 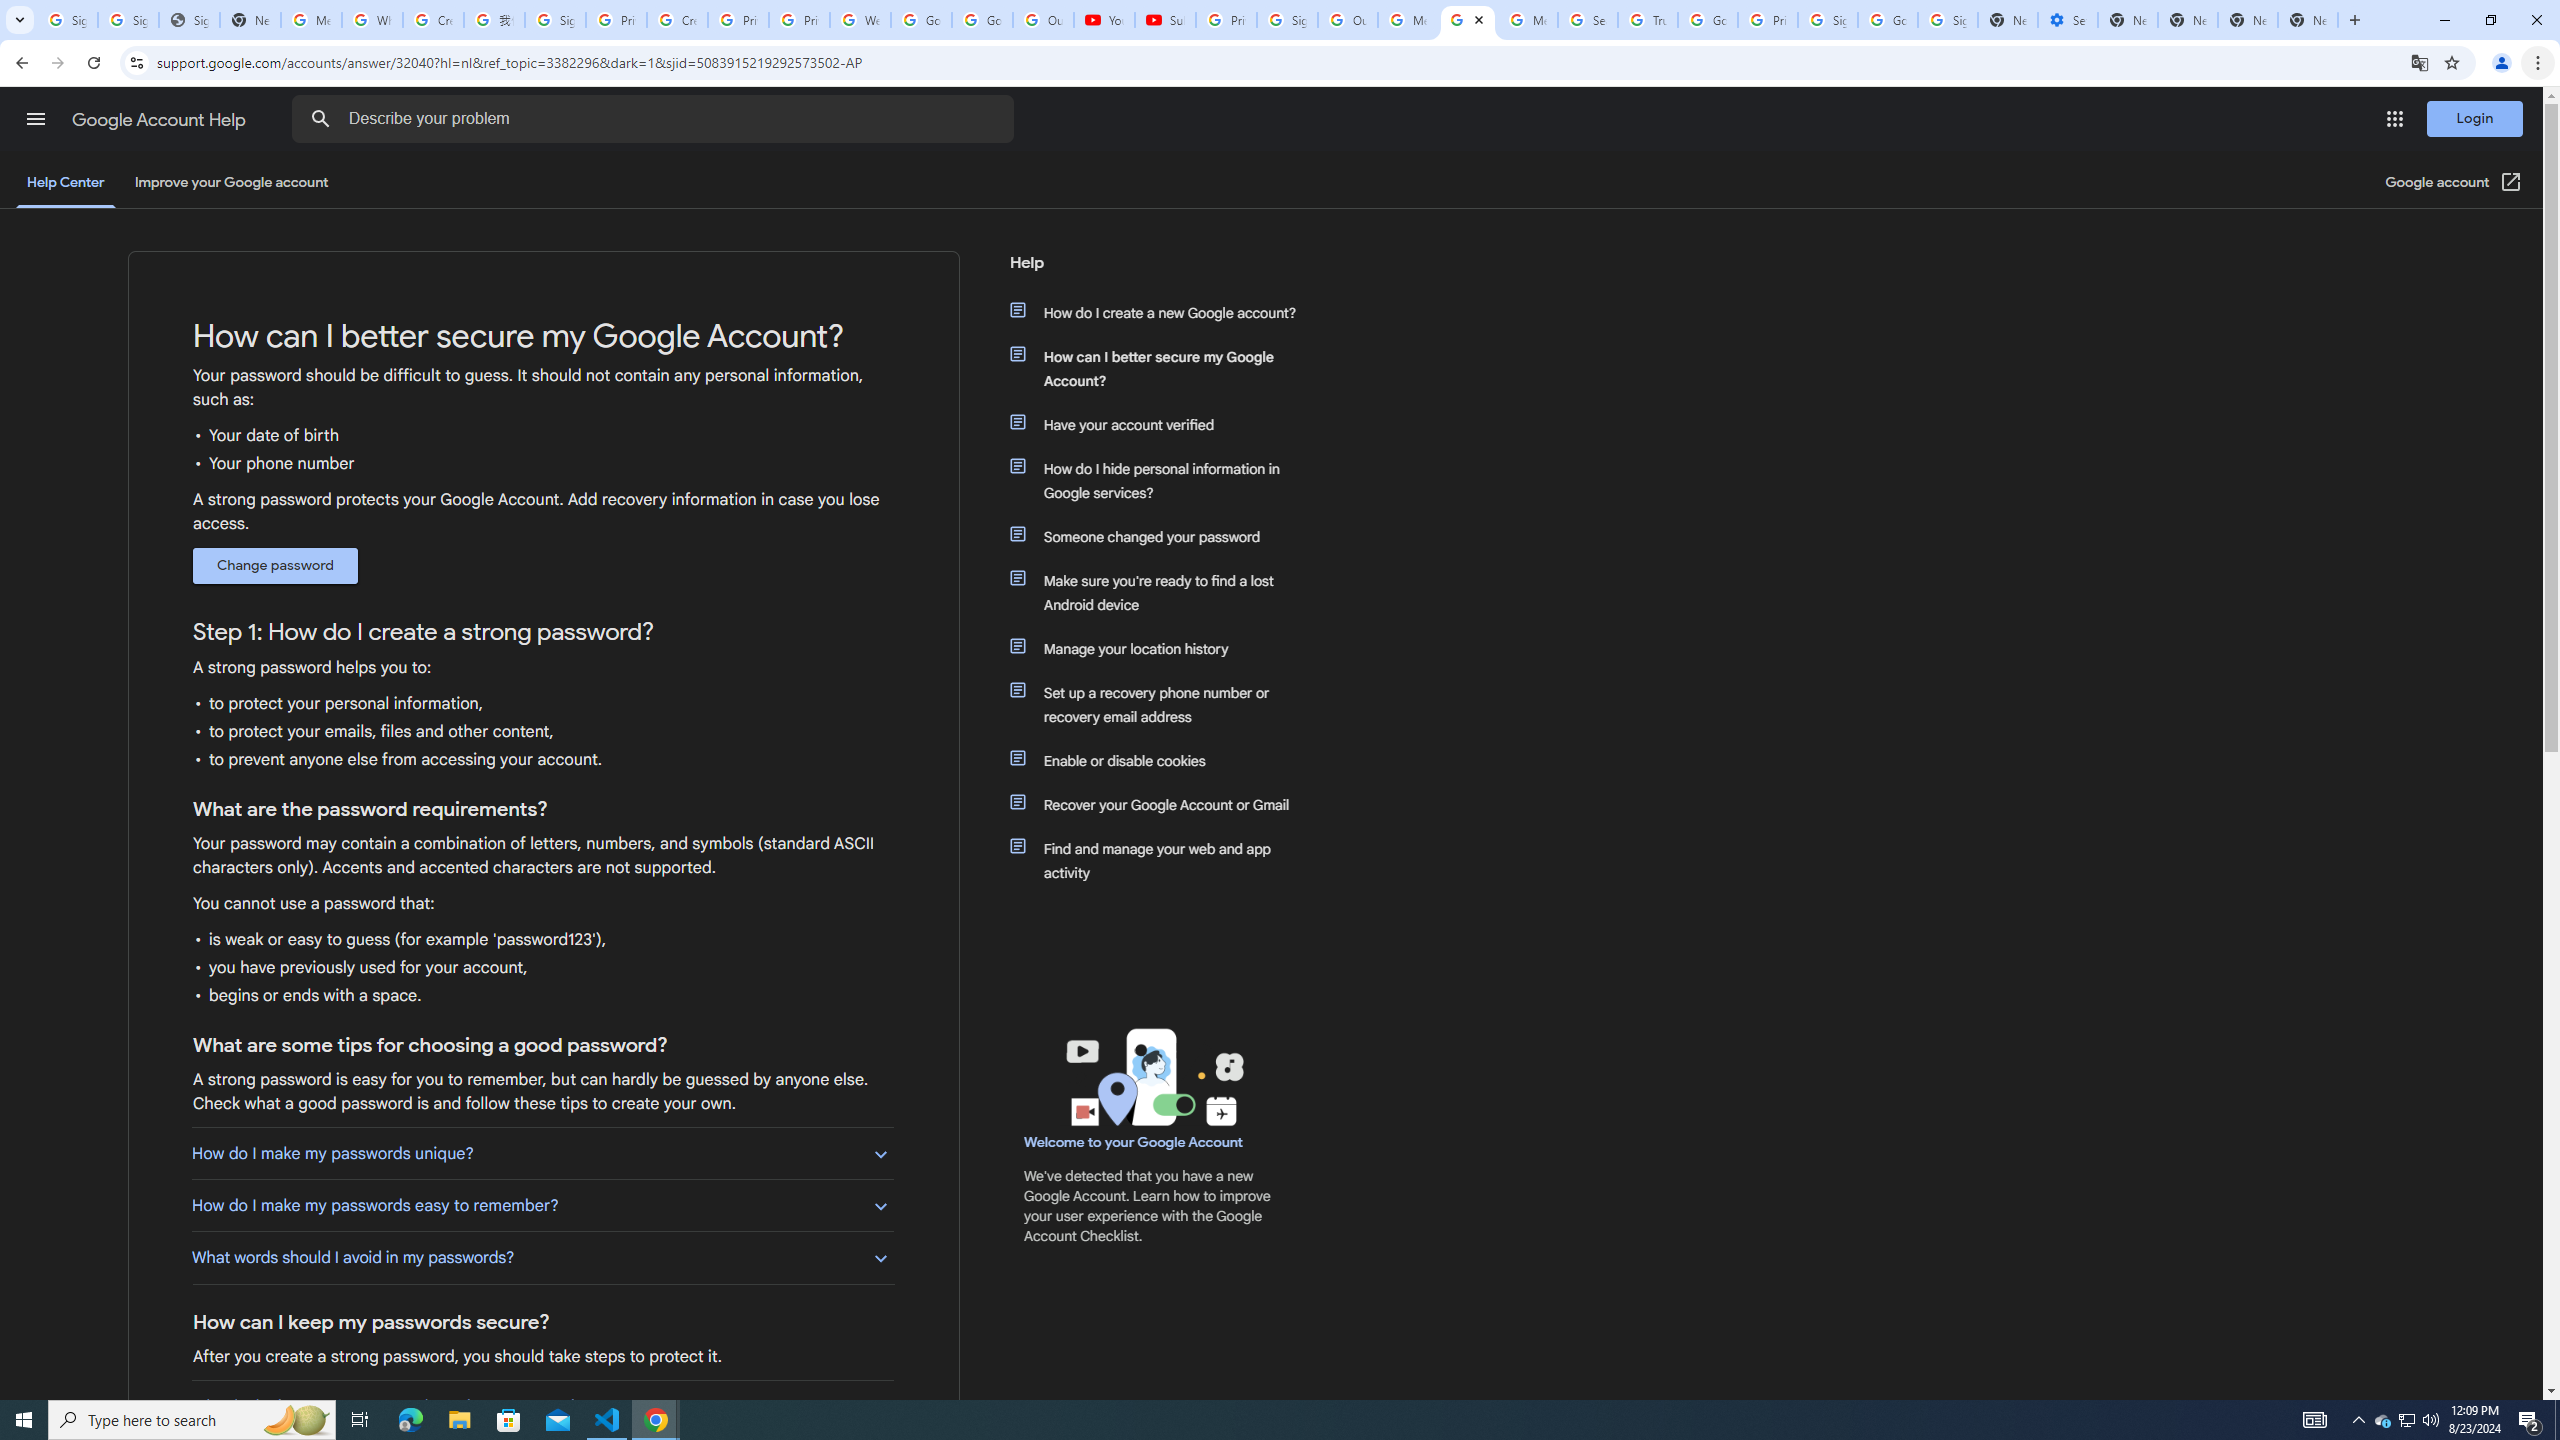 What do you see at coordinates (1162, 861) in the screenshot?
I see `'Find and manage your web and app activity'` at bounding box center [1162, 861].